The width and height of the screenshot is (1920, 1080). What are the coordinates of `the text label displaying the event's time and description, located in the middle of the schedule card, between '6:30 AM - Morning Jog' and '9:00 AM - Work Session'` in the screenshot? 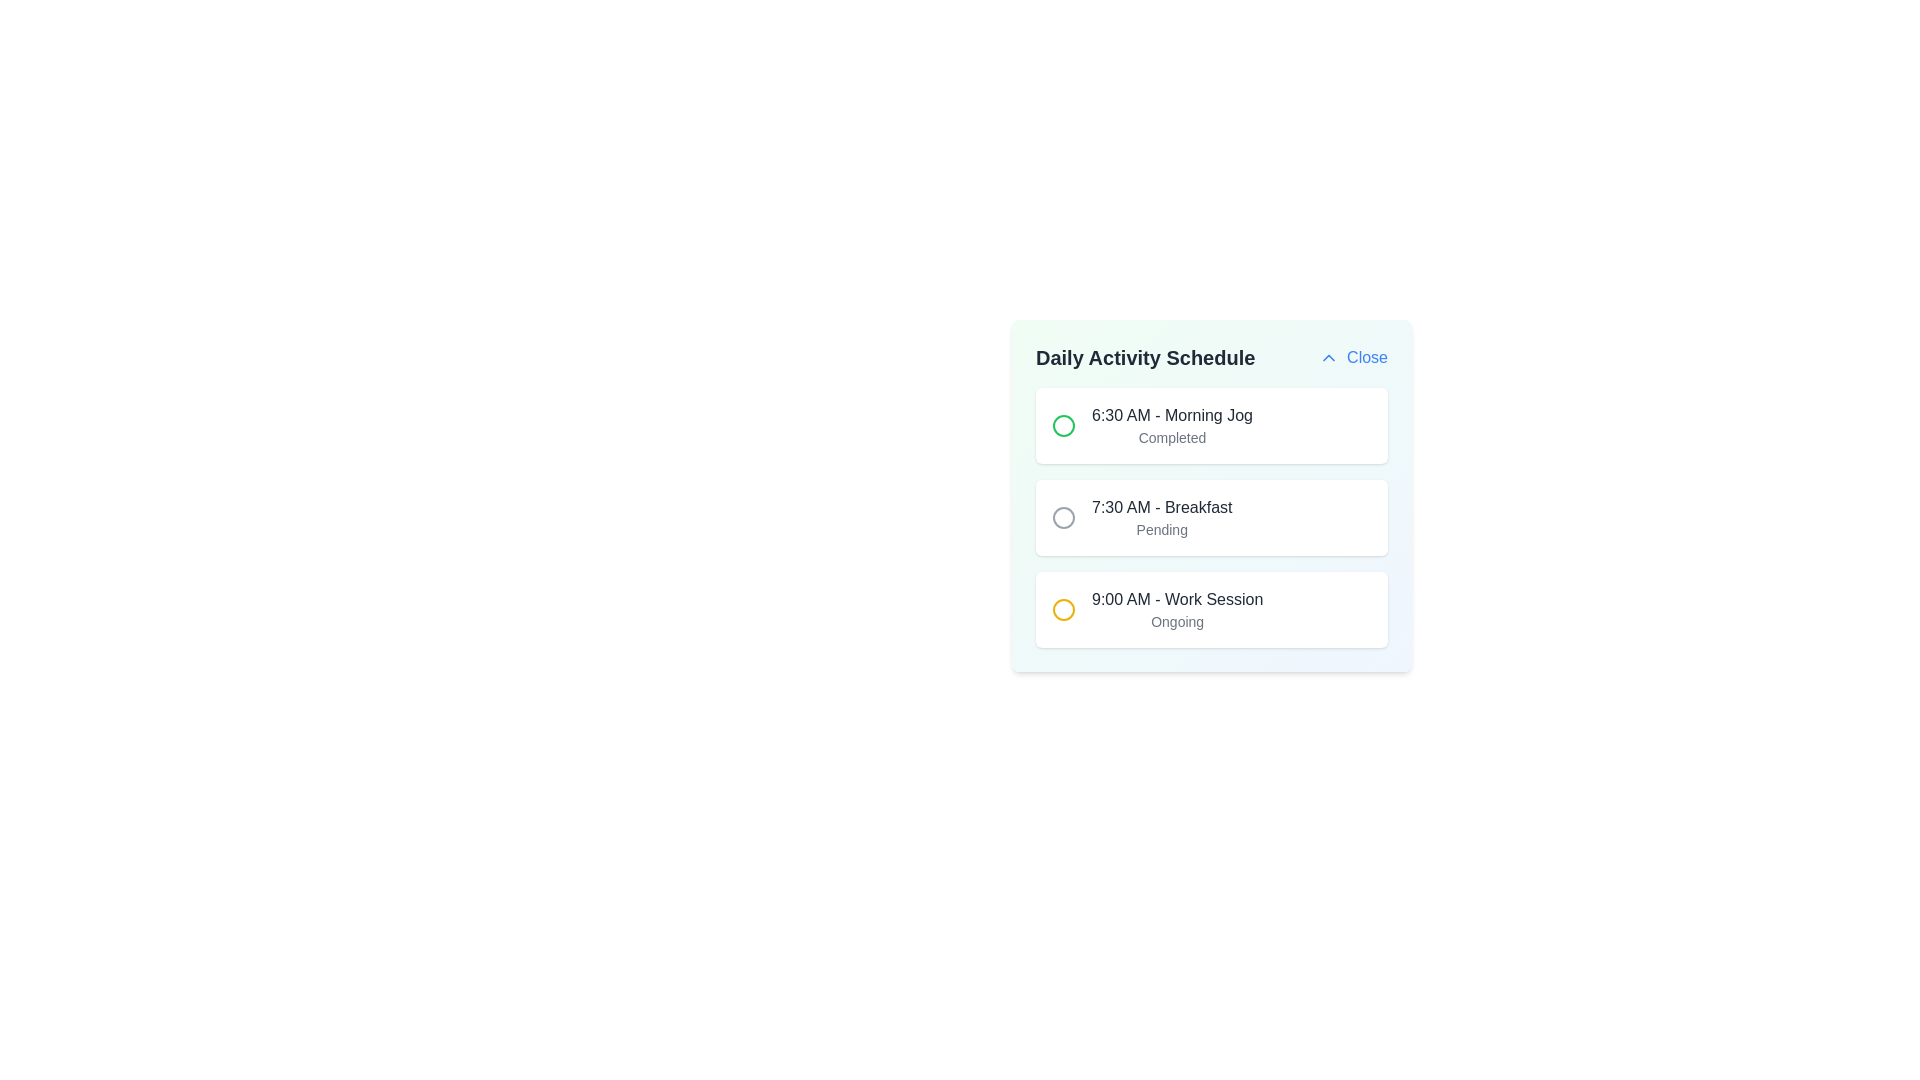 It's located at (1162, 507).